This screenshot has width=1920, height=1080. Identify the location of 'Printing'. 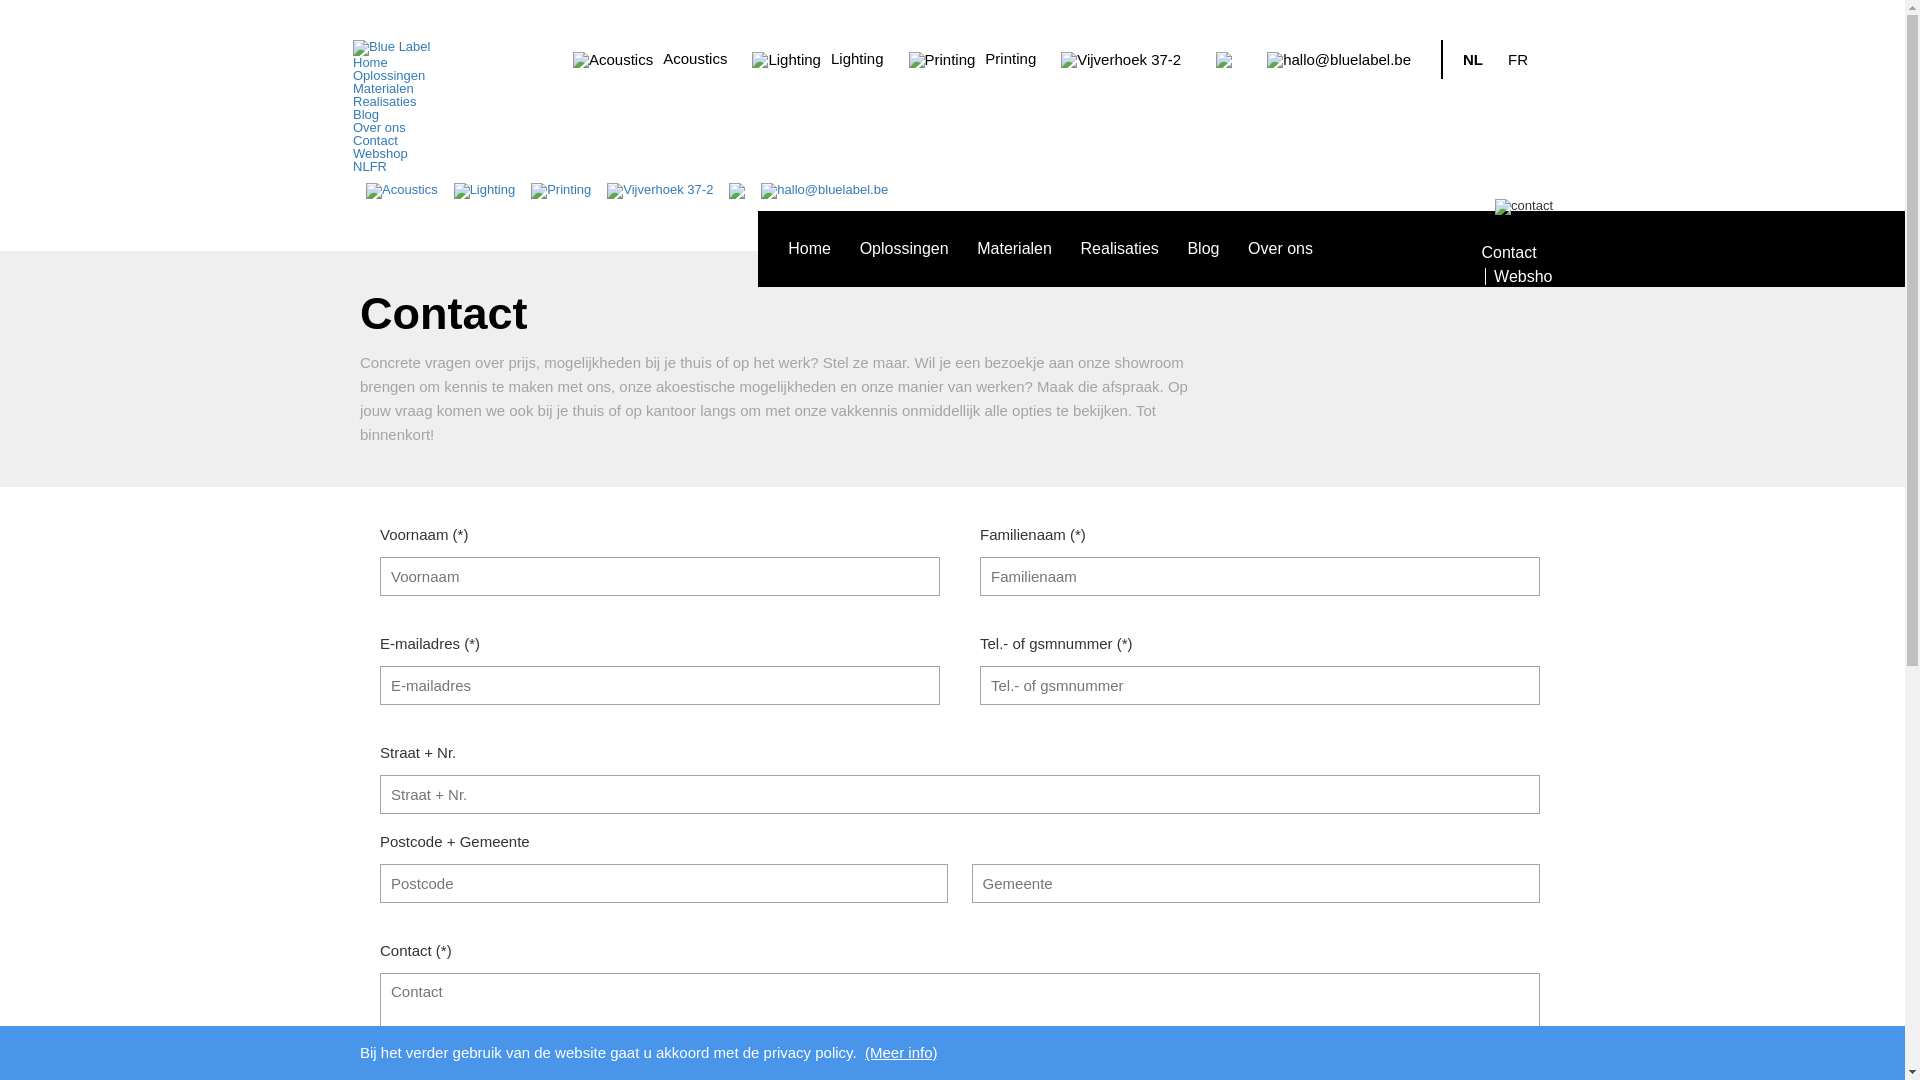
(971, 58).